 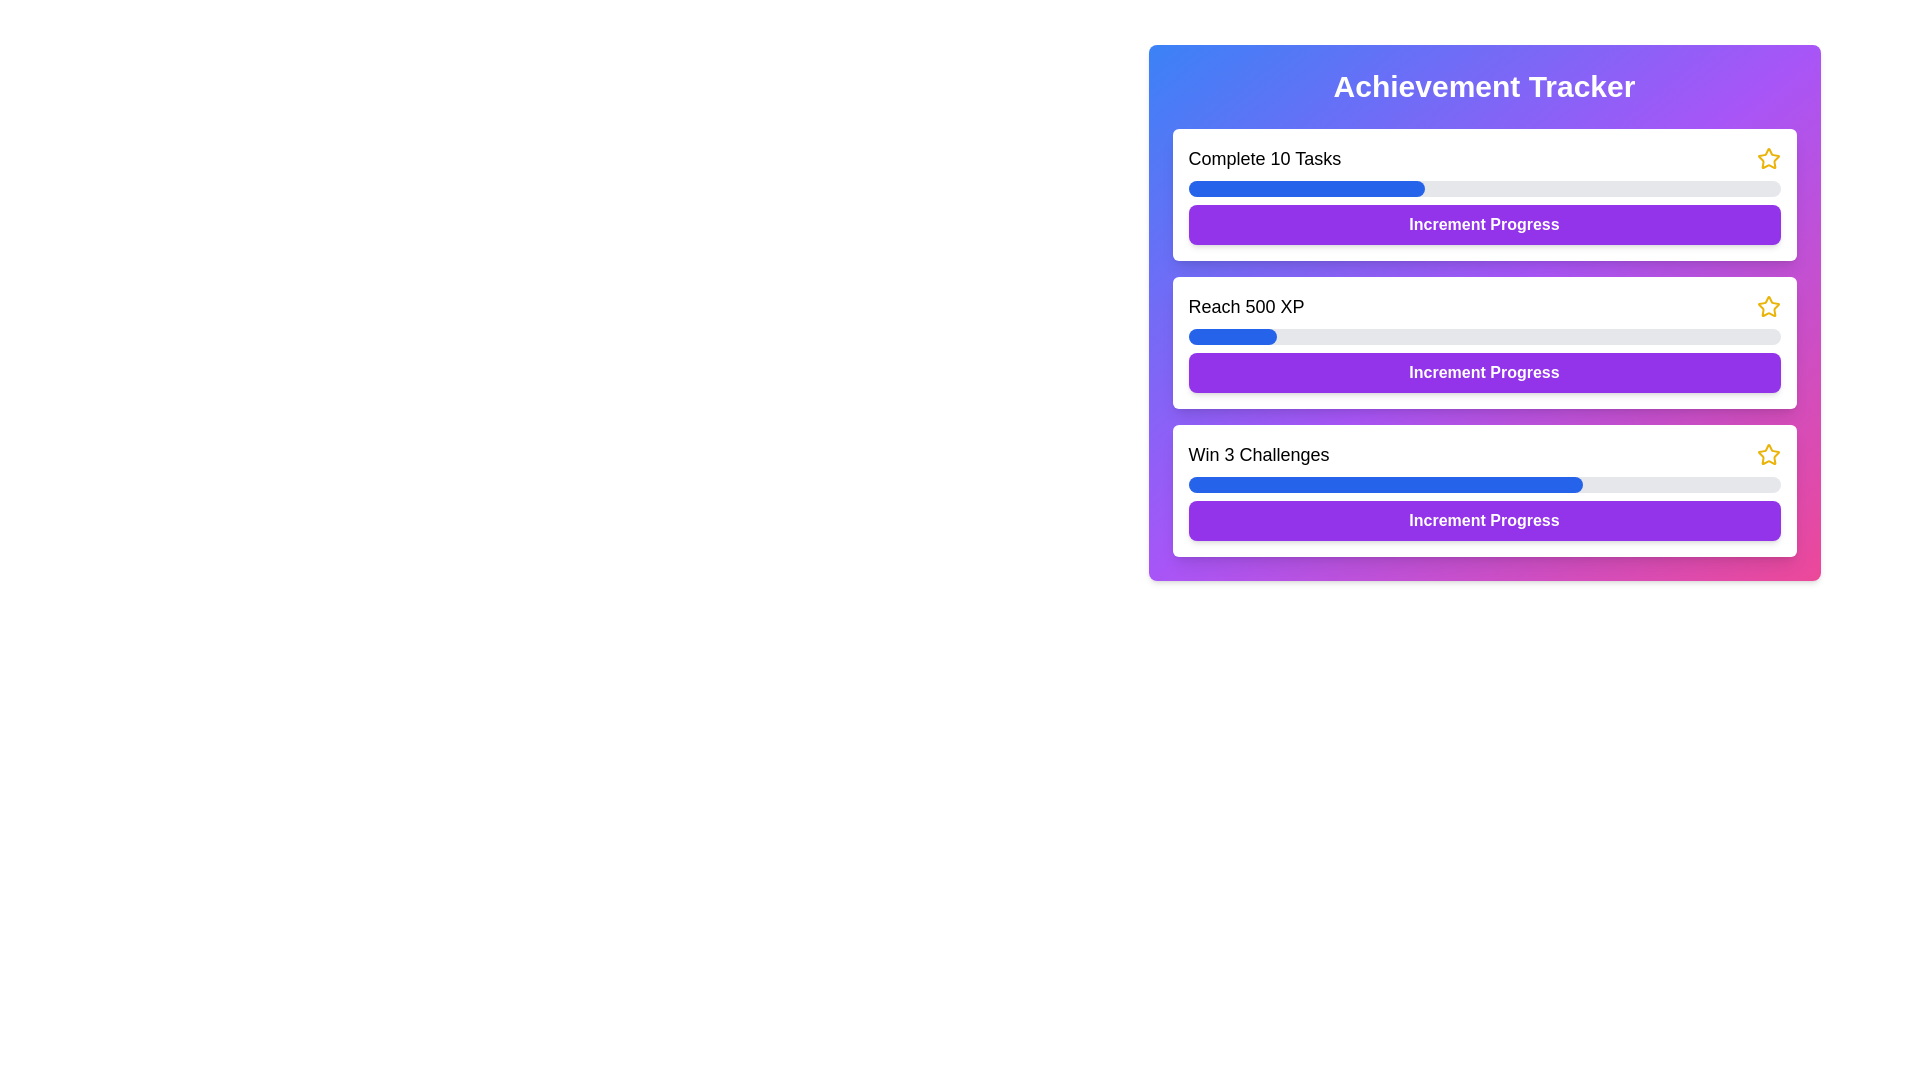 I want to click on the blue progress indicator within the 'Reach 500 XP' section of the second progress bar in the 'Achievement Tracker' UI, which is filled to approximately 15% of its total width, so click(x=1231, y=335).